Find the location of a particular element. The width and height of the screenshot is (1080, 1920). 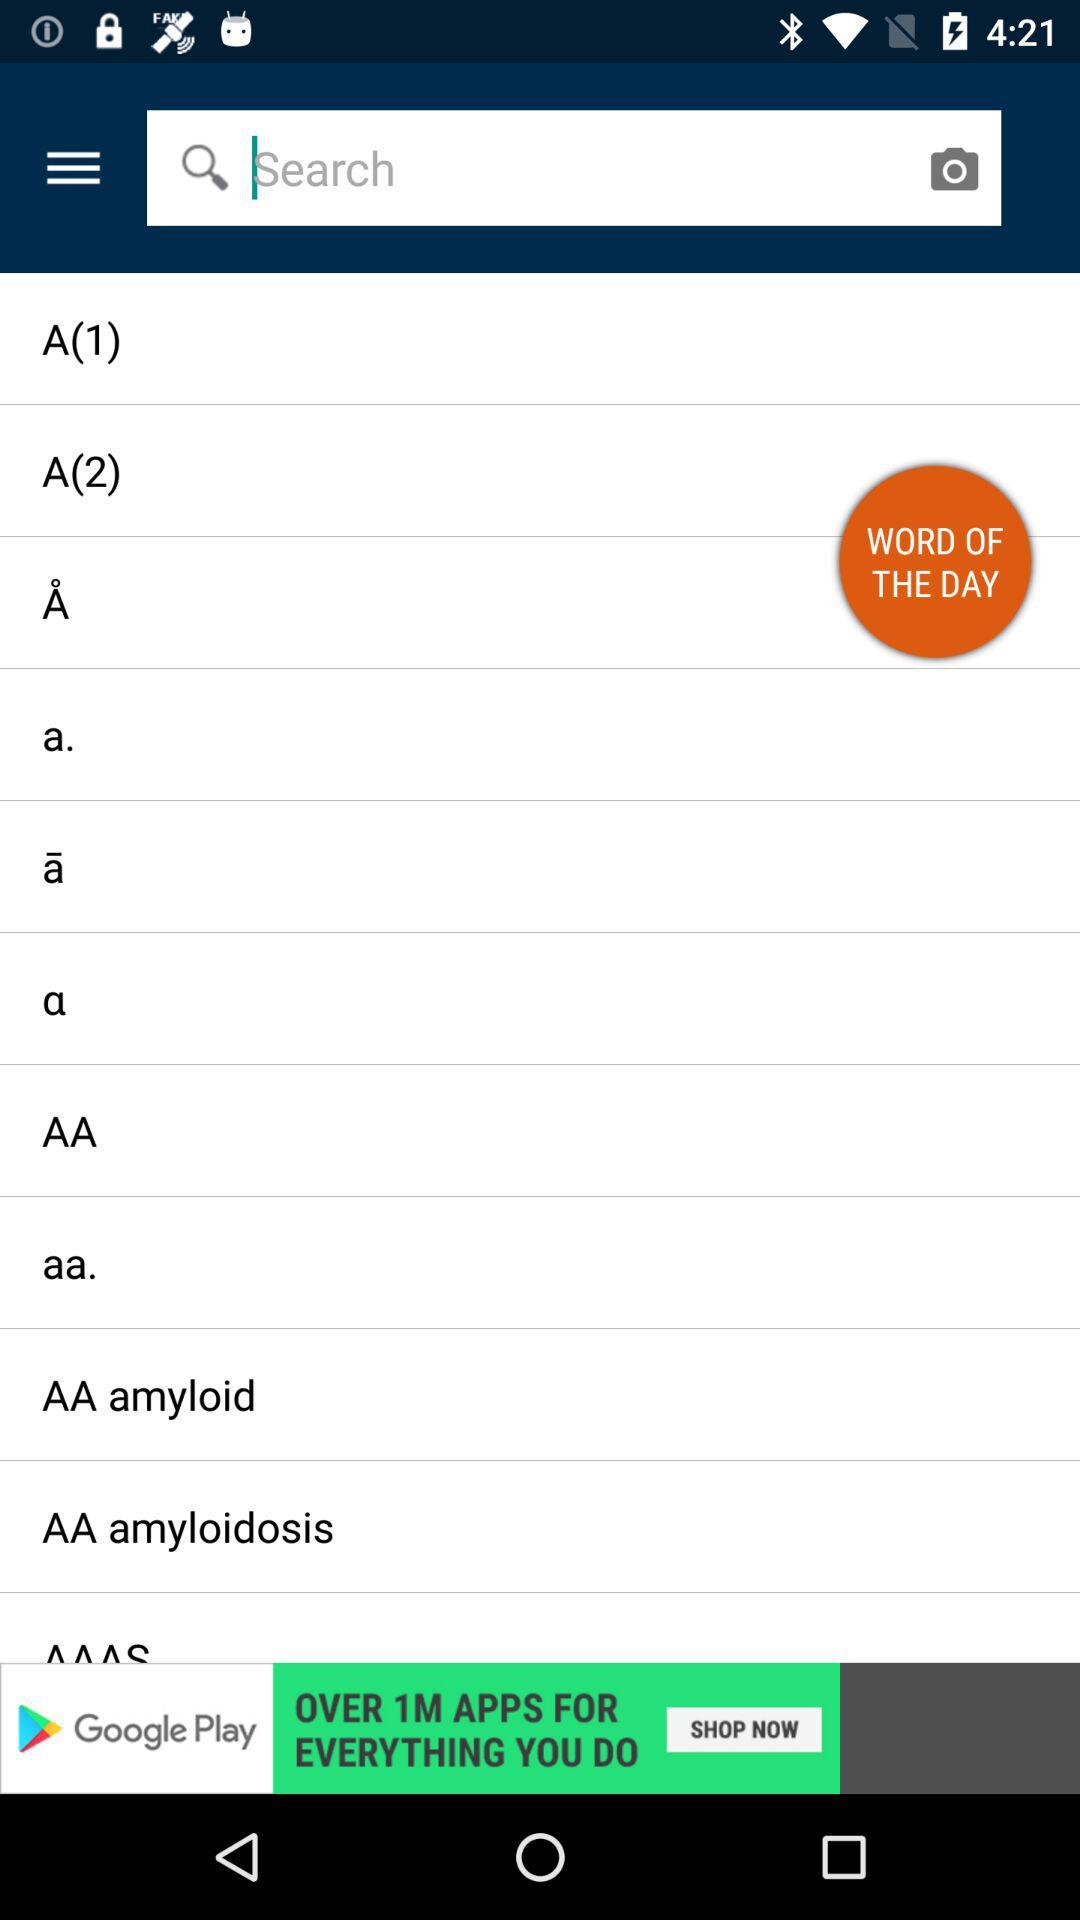

open camera is located at coordinates (952, 168).